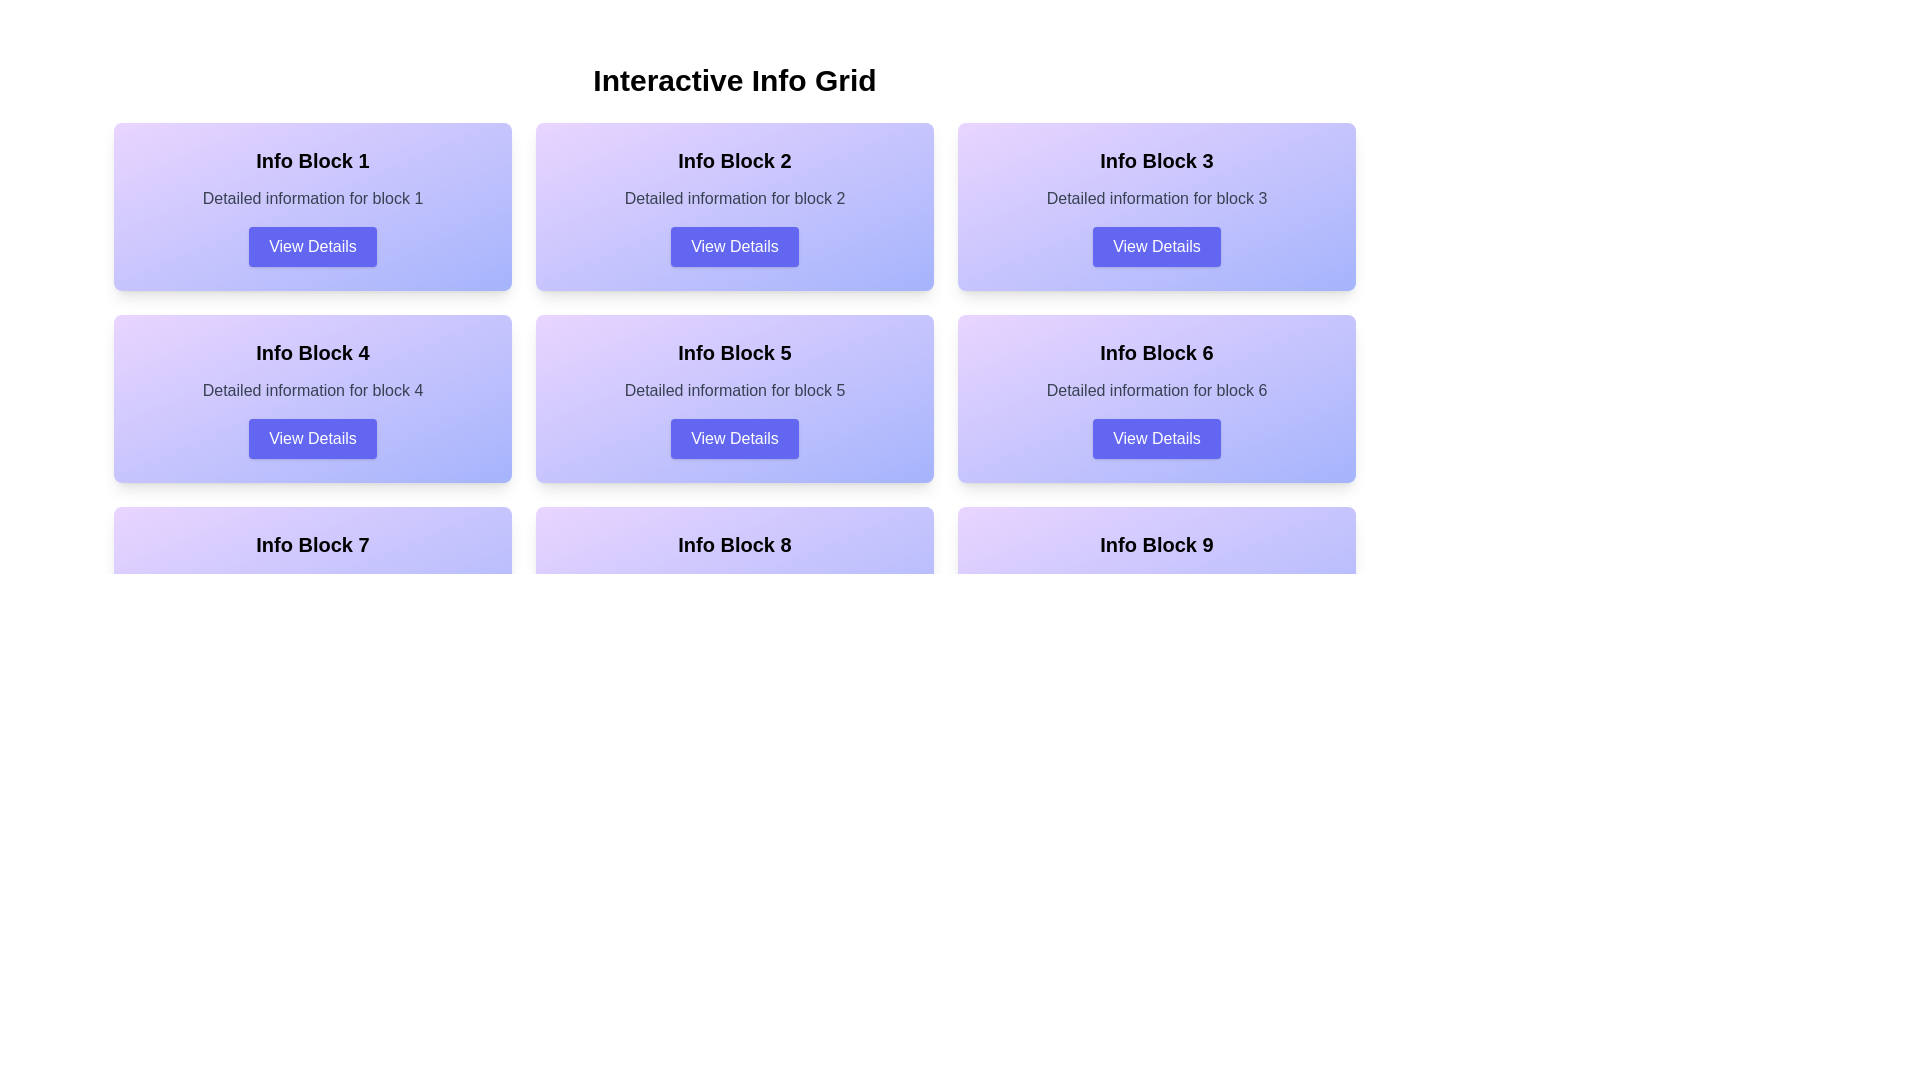  What do you see at coordinates (311, 544) in the screenshot?
I see `the heading text label that summarizes the content of the 'Info Block 7' card, which is centered within the card in the second row, first column of a 3x3 grid` at bounding box center [311, 544].